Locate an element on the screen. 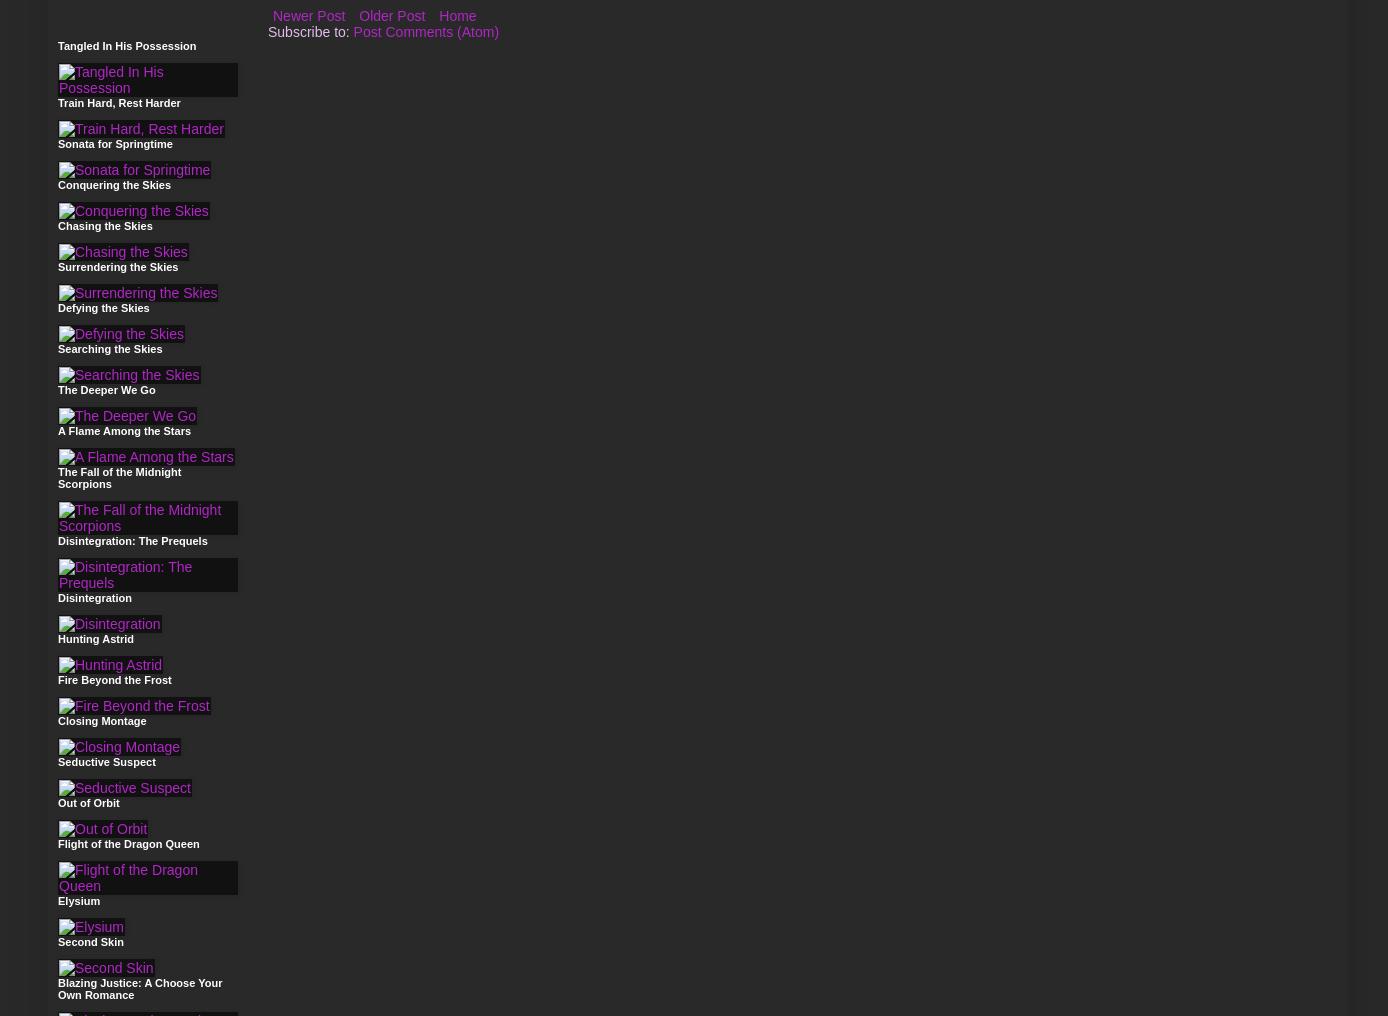 The image size is (1388, 1016). 'Fire Beyond the Frost' is located at coordinates (58, 679).